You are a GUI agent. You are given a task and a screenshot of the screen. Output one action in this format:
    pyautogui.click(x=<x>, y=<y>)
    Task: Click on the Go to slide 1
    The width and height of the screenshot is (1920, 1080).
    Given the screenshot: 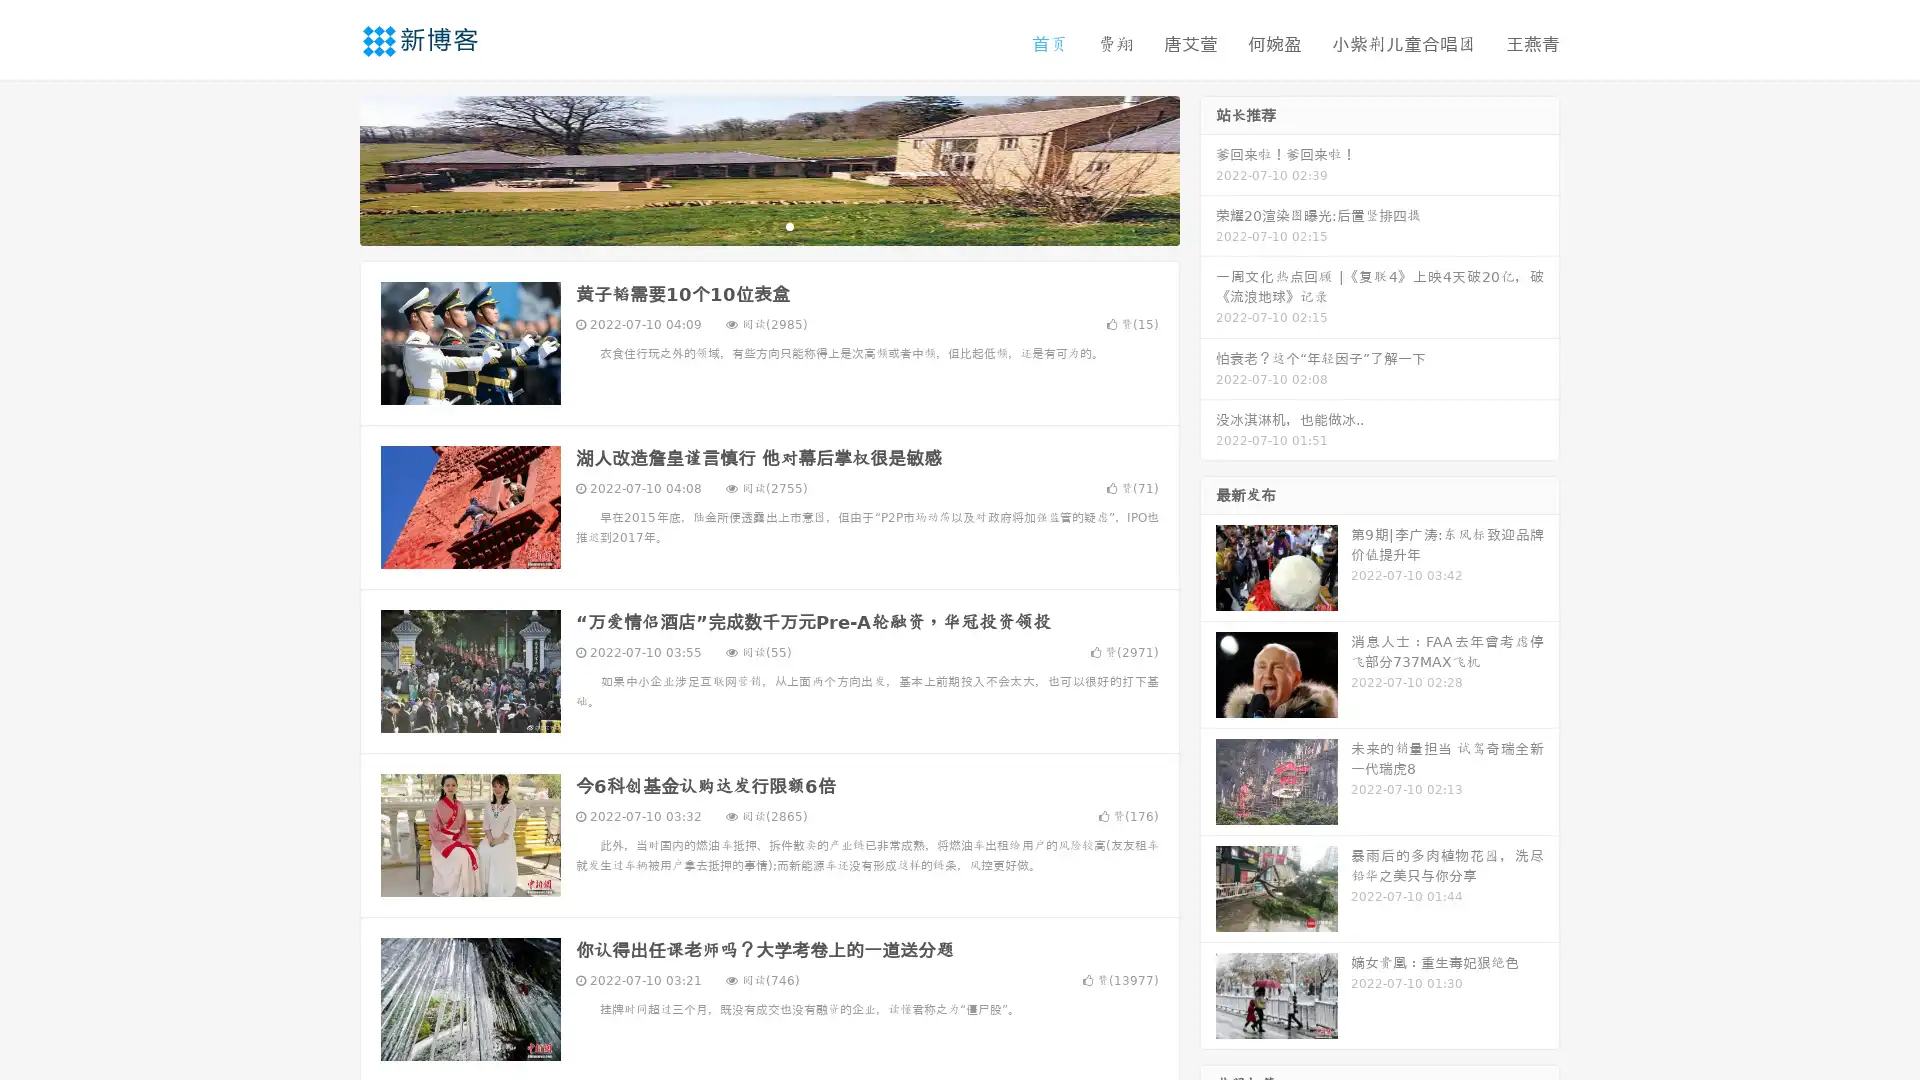 What is the action you would take?
    pyautogui.click(x=748, y=225)
    